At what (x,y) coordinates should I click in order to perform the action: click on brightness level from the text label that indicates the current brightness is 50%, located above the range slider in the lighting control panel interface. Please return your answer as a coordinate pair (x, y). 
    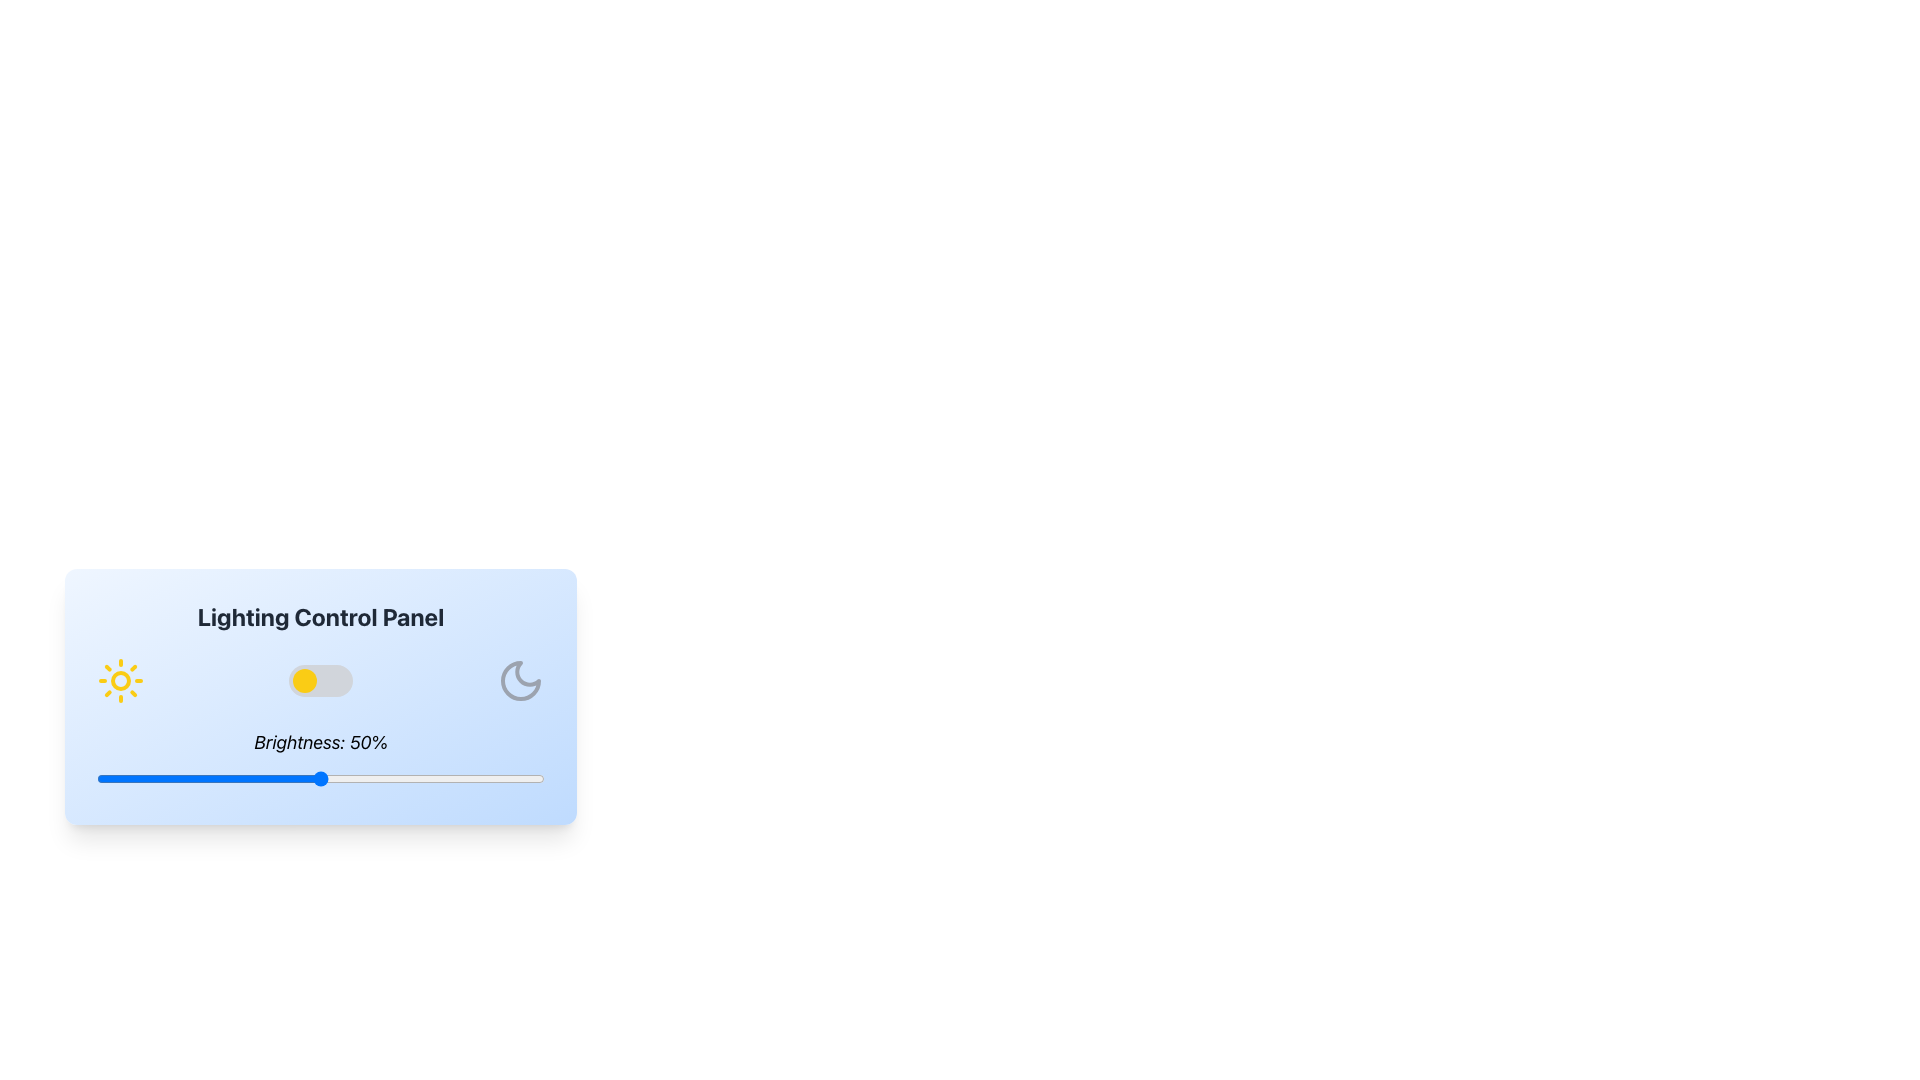
    Looking at the image, I should click on (321, 743).